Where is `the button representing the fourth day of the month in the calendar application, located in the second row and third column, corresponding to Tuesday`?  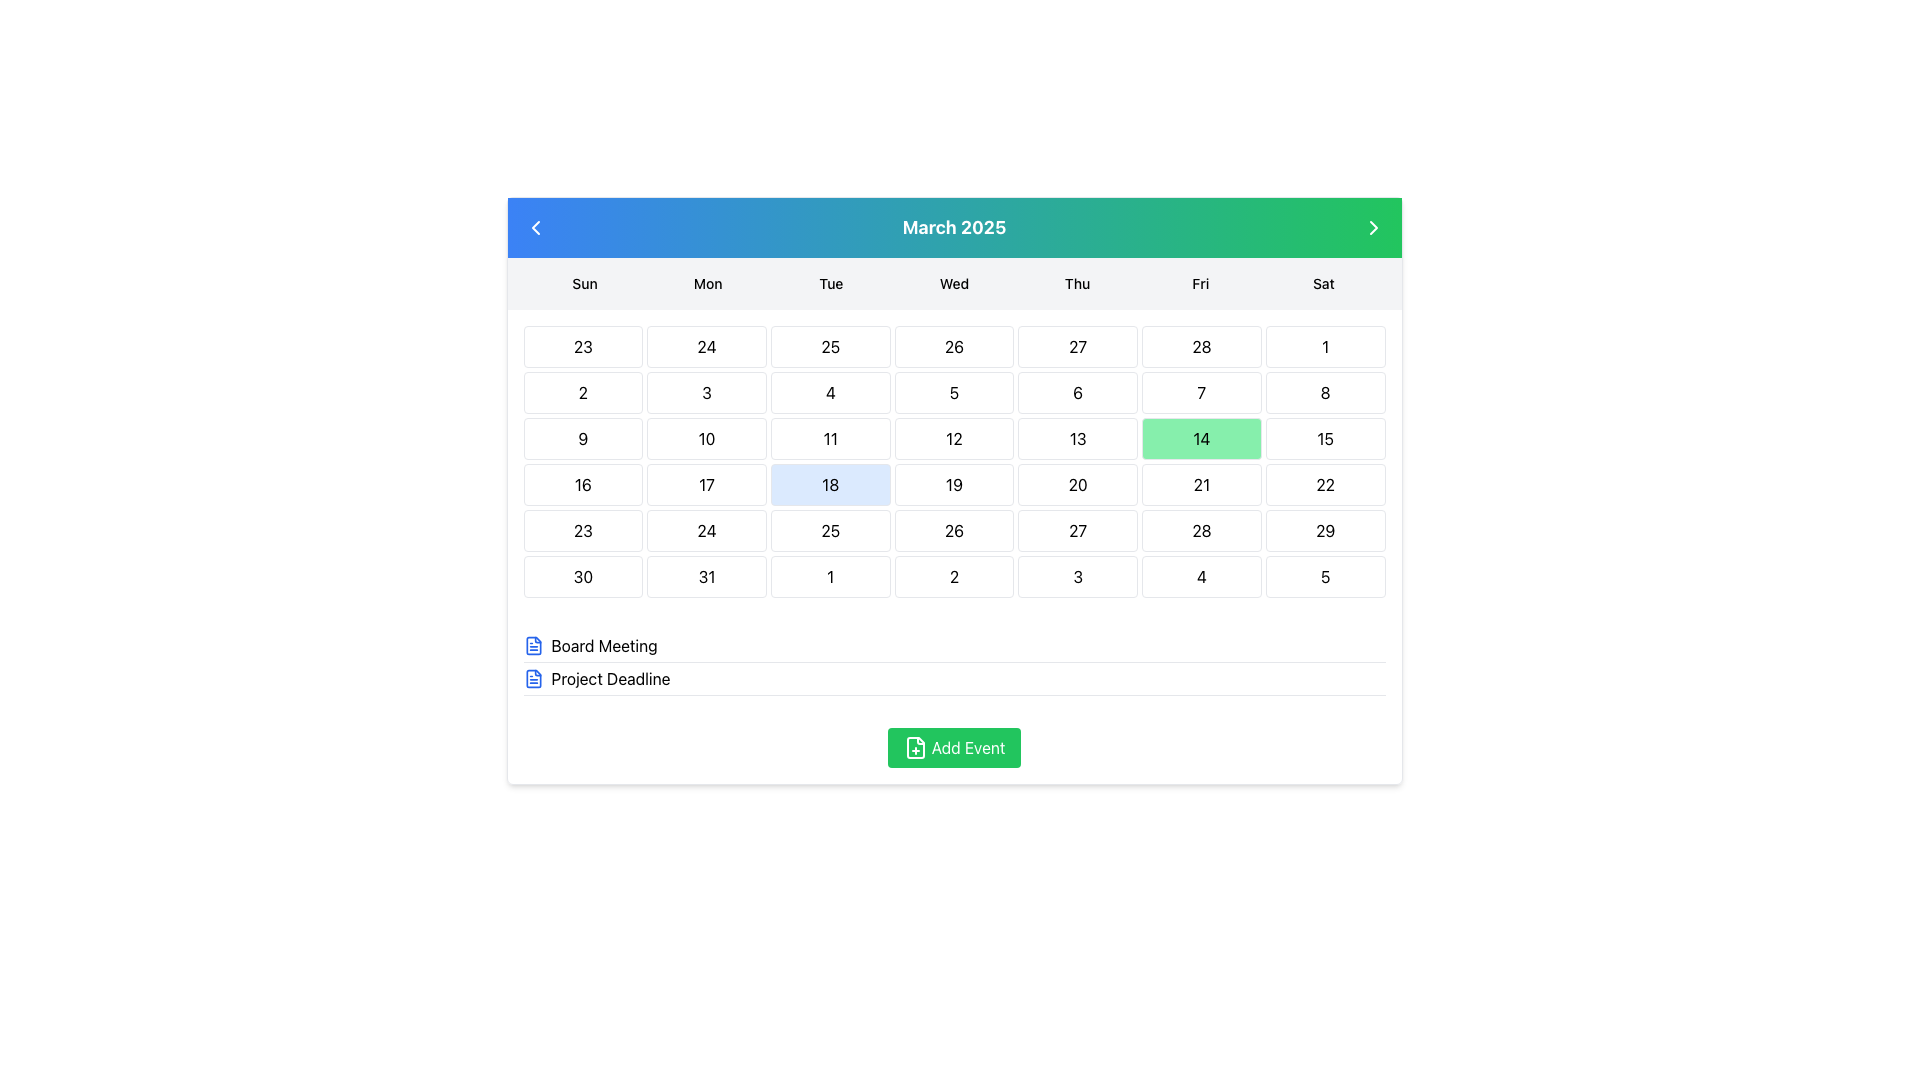 the button representing the fourth day of the month in the calendar application, located in the second row and third column, corresponding to Tuesday is located at coordinates (830, 393).